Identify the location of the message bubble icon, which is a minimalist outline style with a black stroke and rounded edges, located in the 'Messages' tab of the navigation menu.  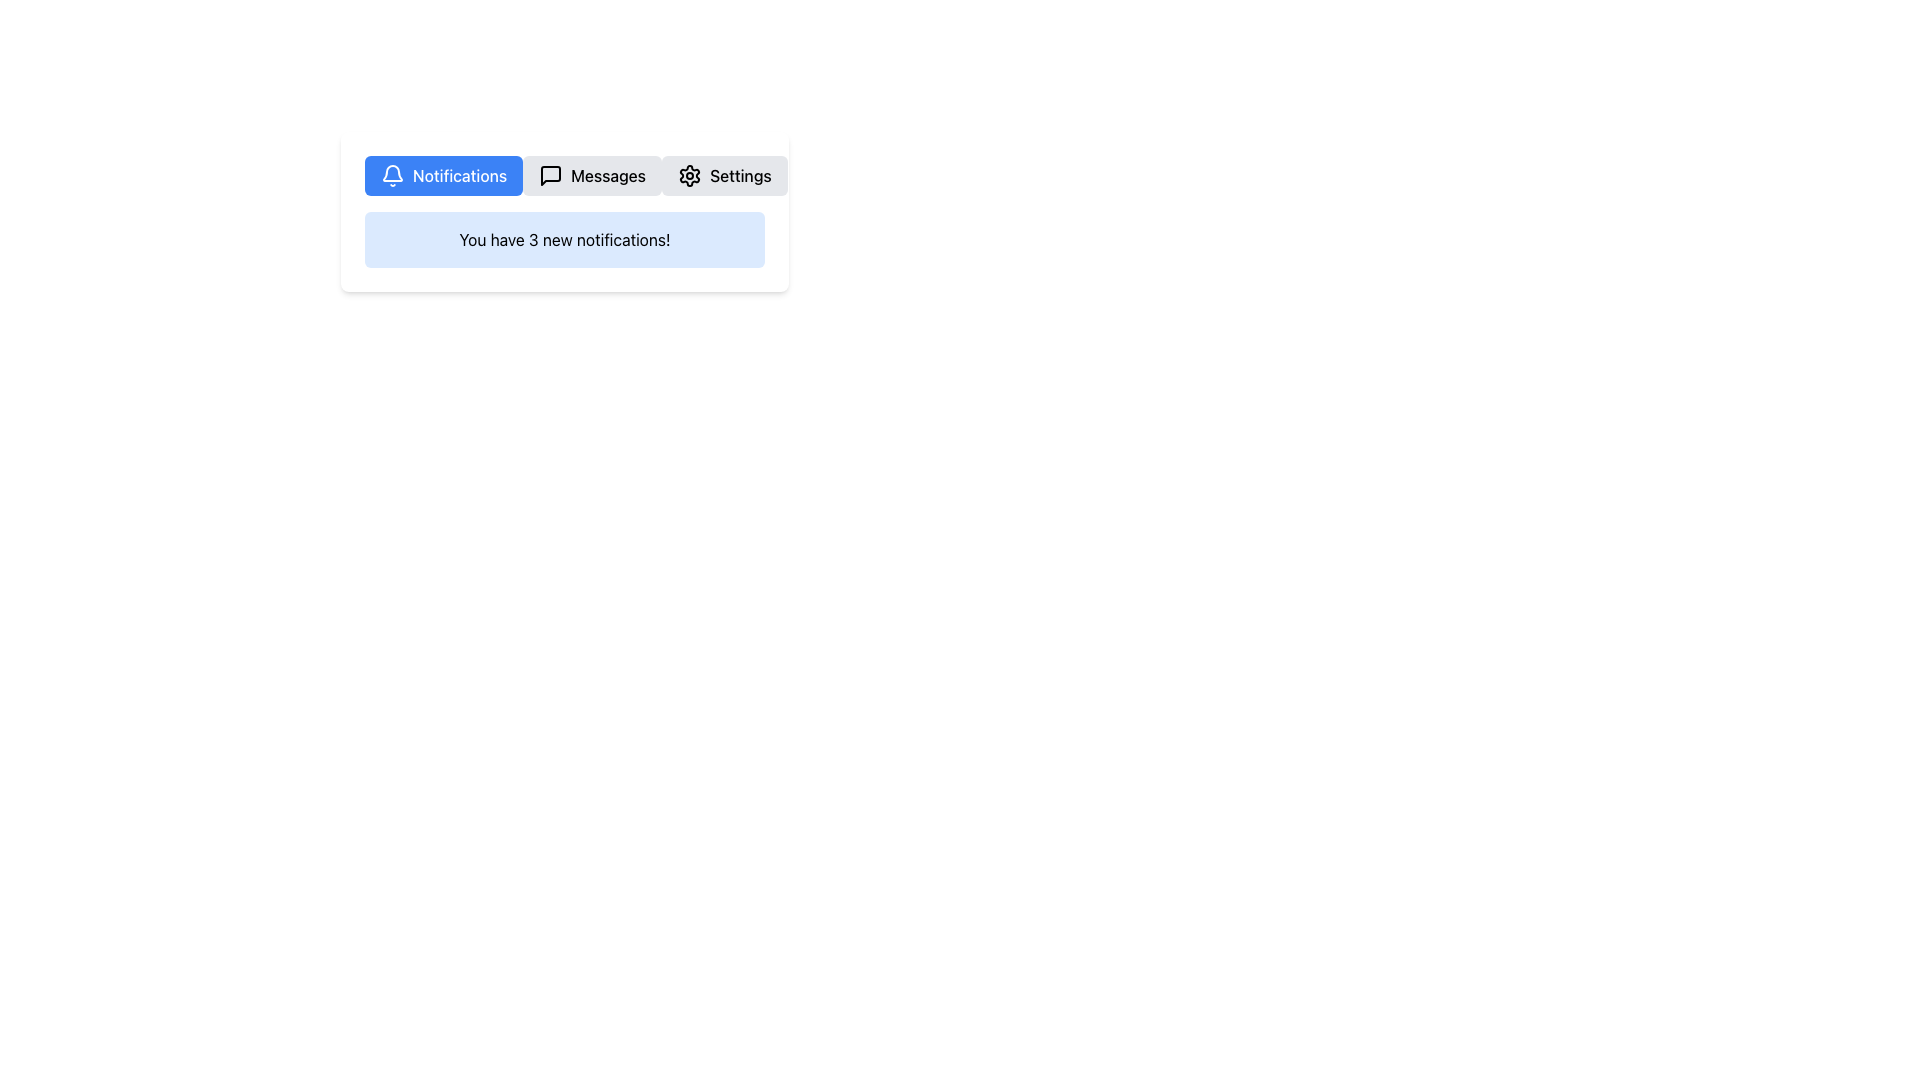
(551, 175).